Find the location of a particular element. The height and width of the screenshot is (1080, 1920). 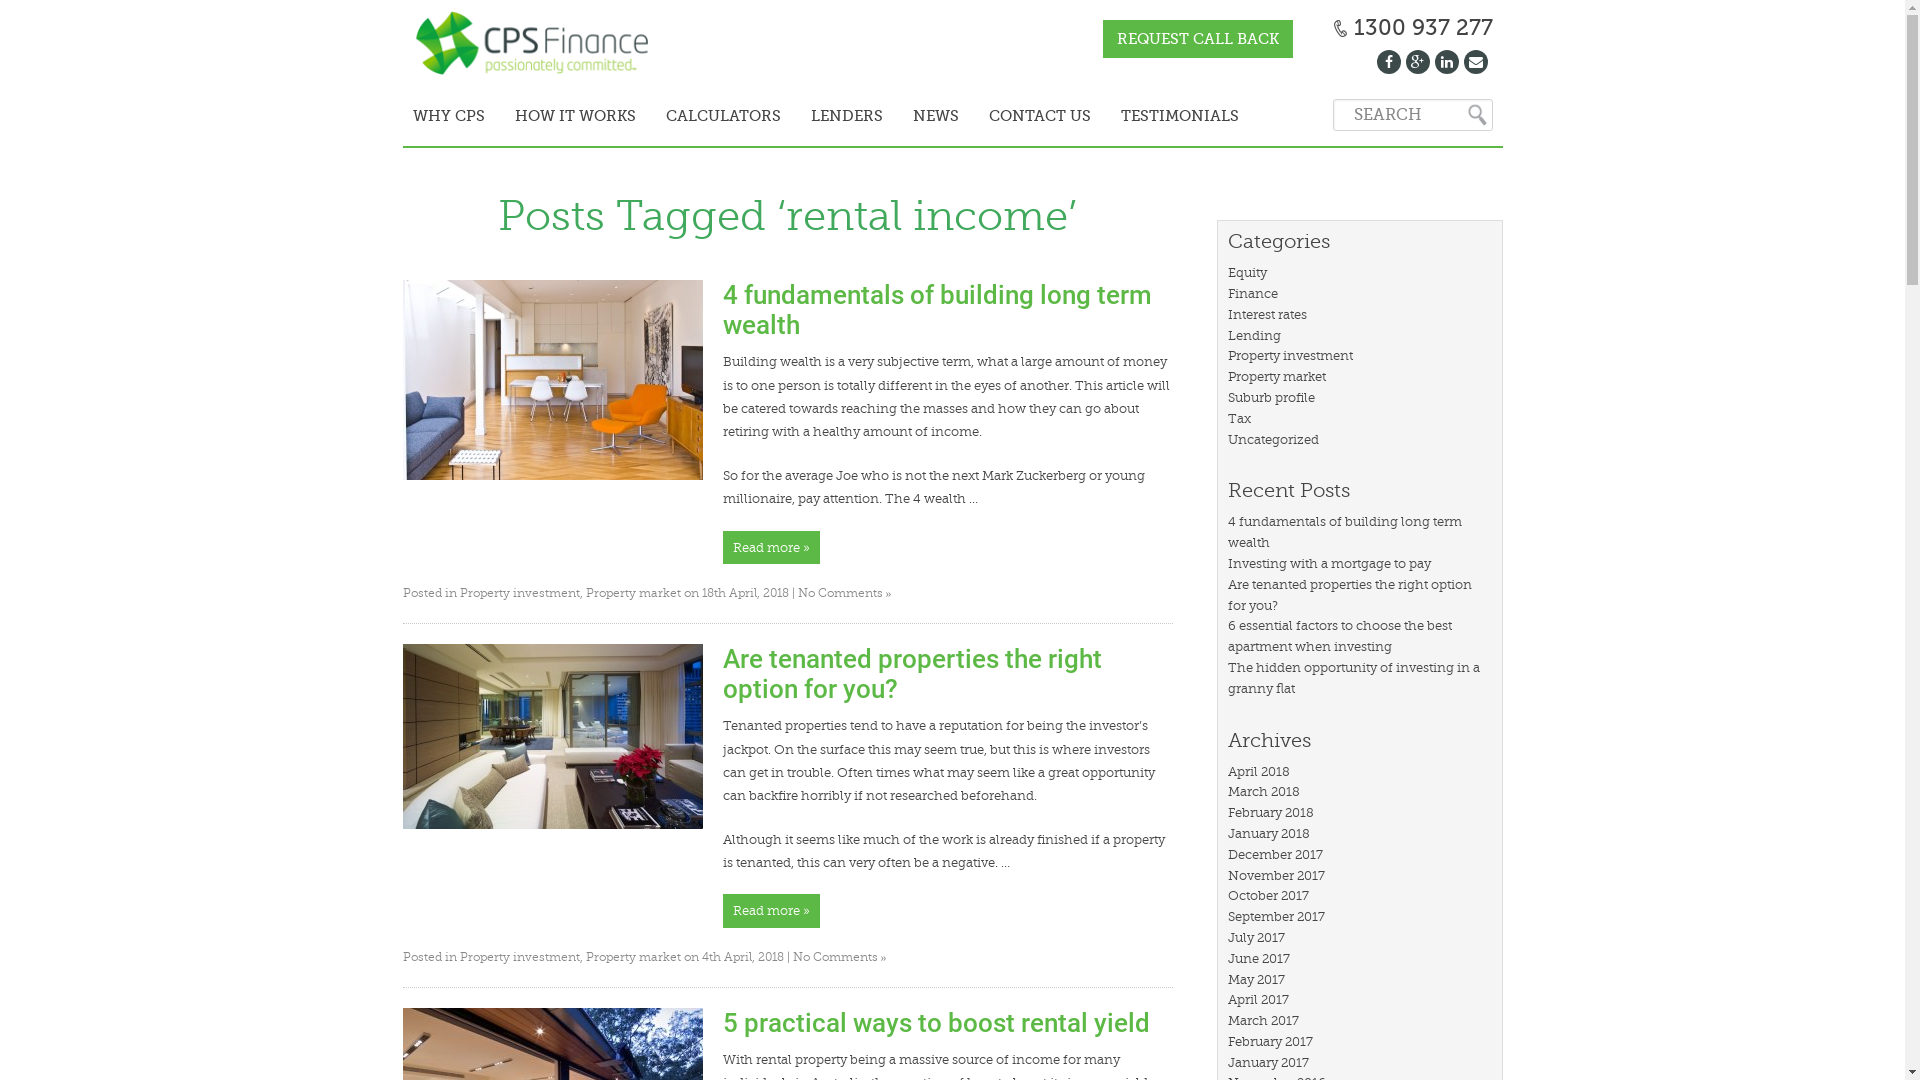

'WHY CPS' is located at coordinates (398, 113).